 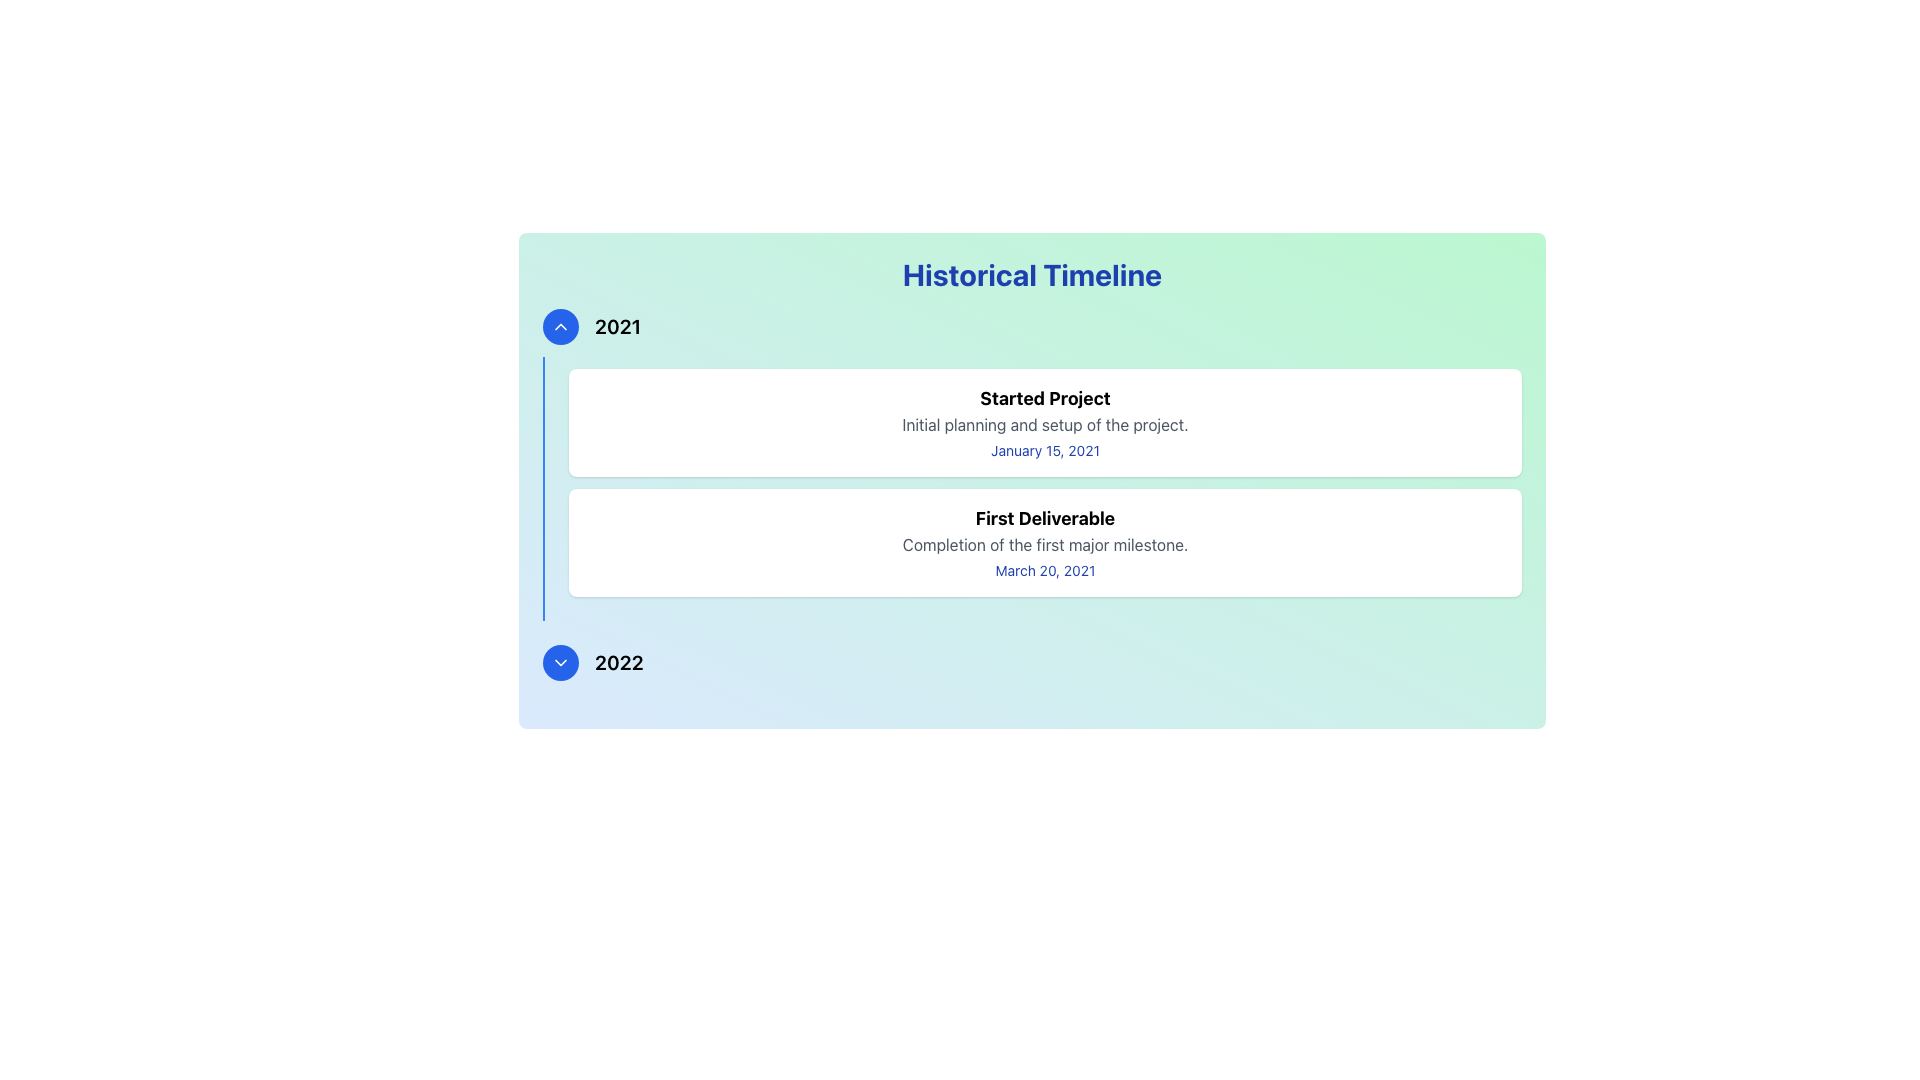 What do you see at coordinates (1044, 544) in the screenshot?
I see `detailed information provided in the Text Block that elaborates on the milestone 'First Deliverable', which is located beneath the heading and above the date 'March 20, 2021'` at bounding box center [1044, 544].